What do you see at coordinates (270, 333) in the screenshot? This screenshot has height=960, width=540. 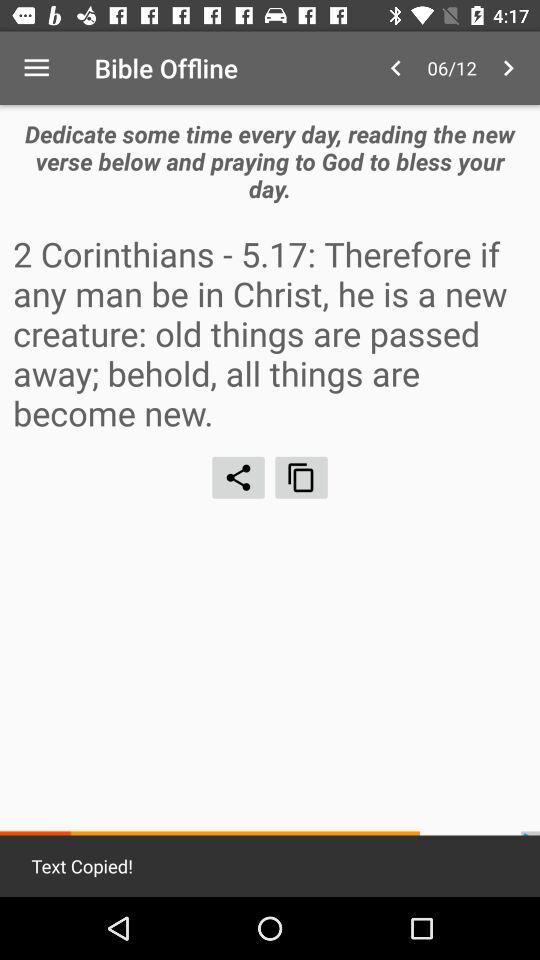 I see `2 corinthians 5 icon` at bounding box center [270, 333].